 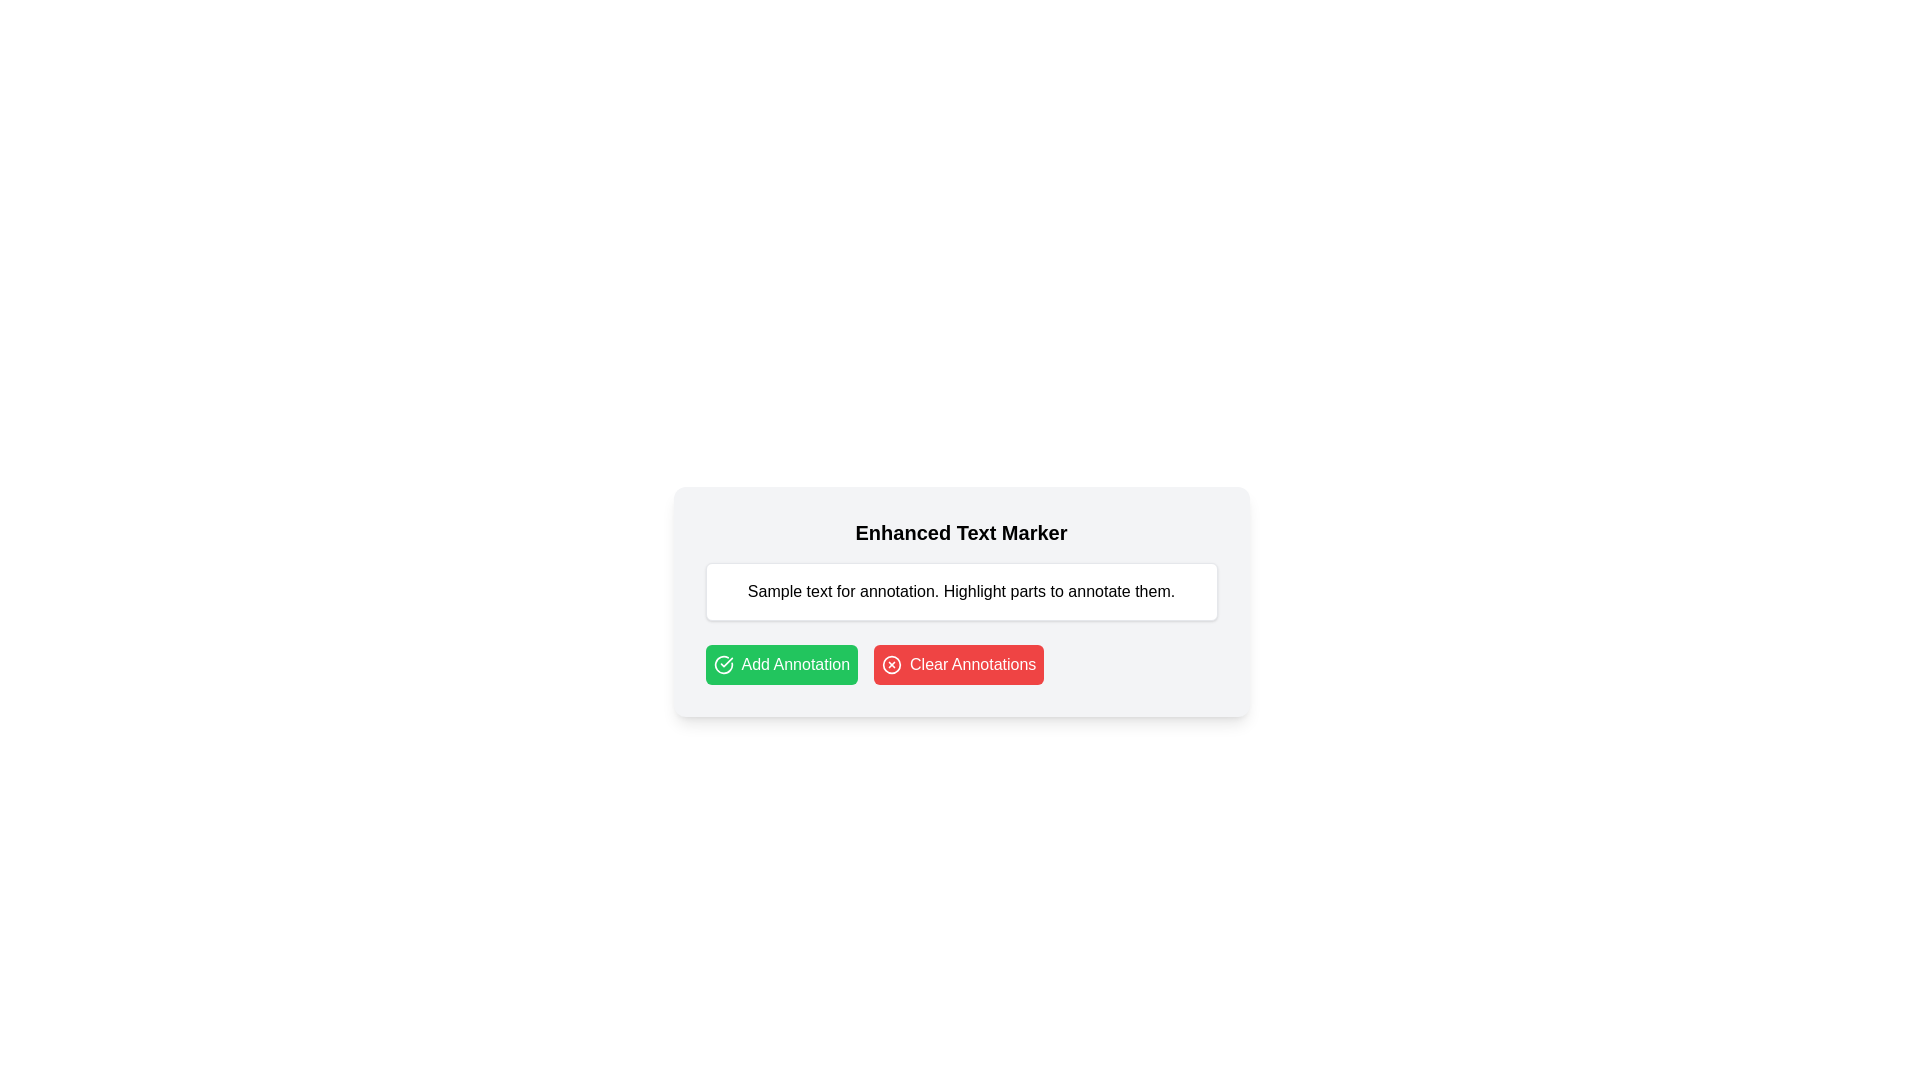 What do you see at coordinates (963, 590) in the screenshot?
I see `the letter 'g' in the word 'Highlight' within the instruction text displayed to the user` at bounding box center [963, 590].